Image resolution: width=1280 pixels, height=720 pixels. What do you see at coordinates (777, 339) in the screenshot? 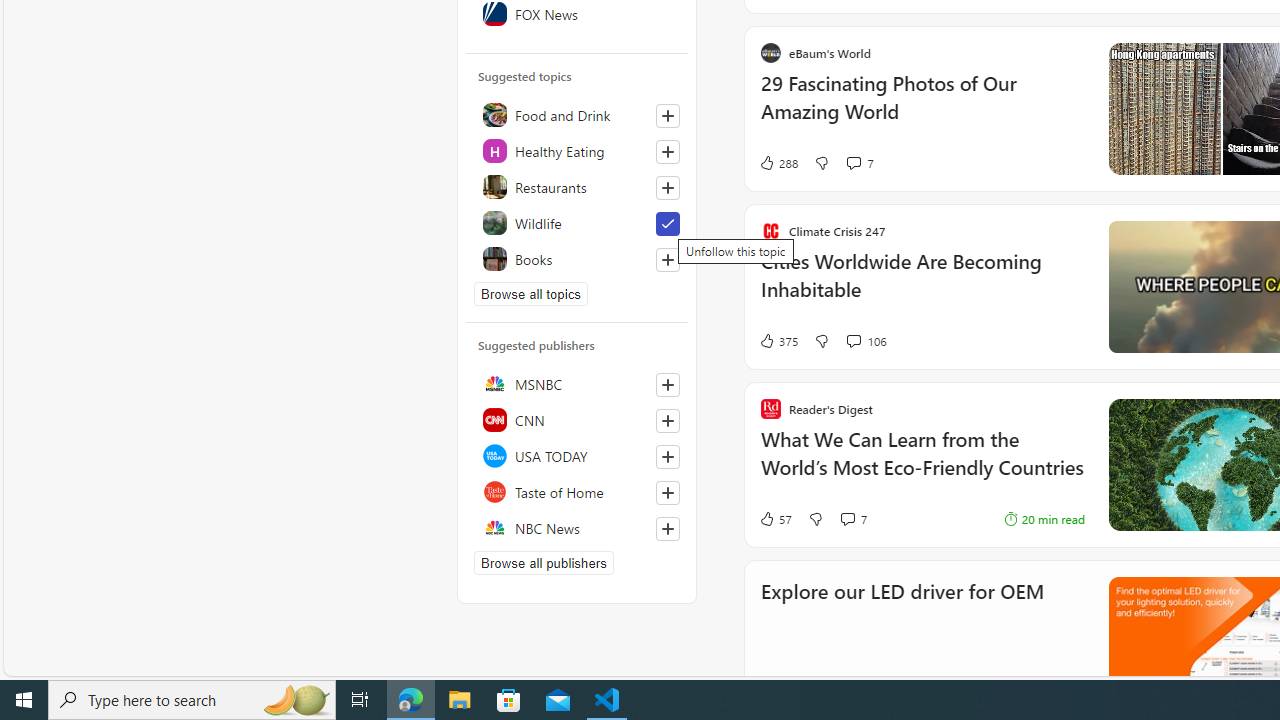
I see `'375 Like'` at bounding box center [777, 339].